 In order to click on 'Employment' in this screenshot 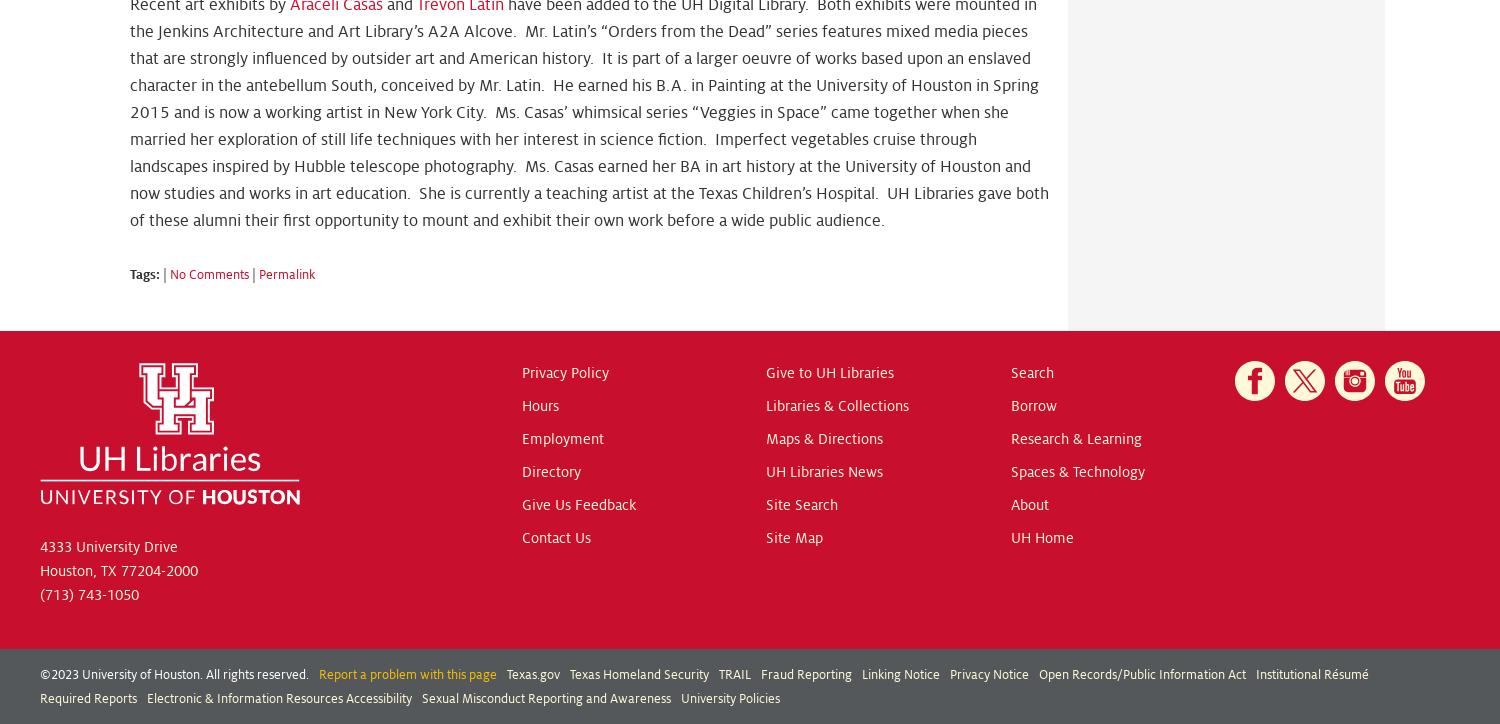, I will do `click(562, 439)`.